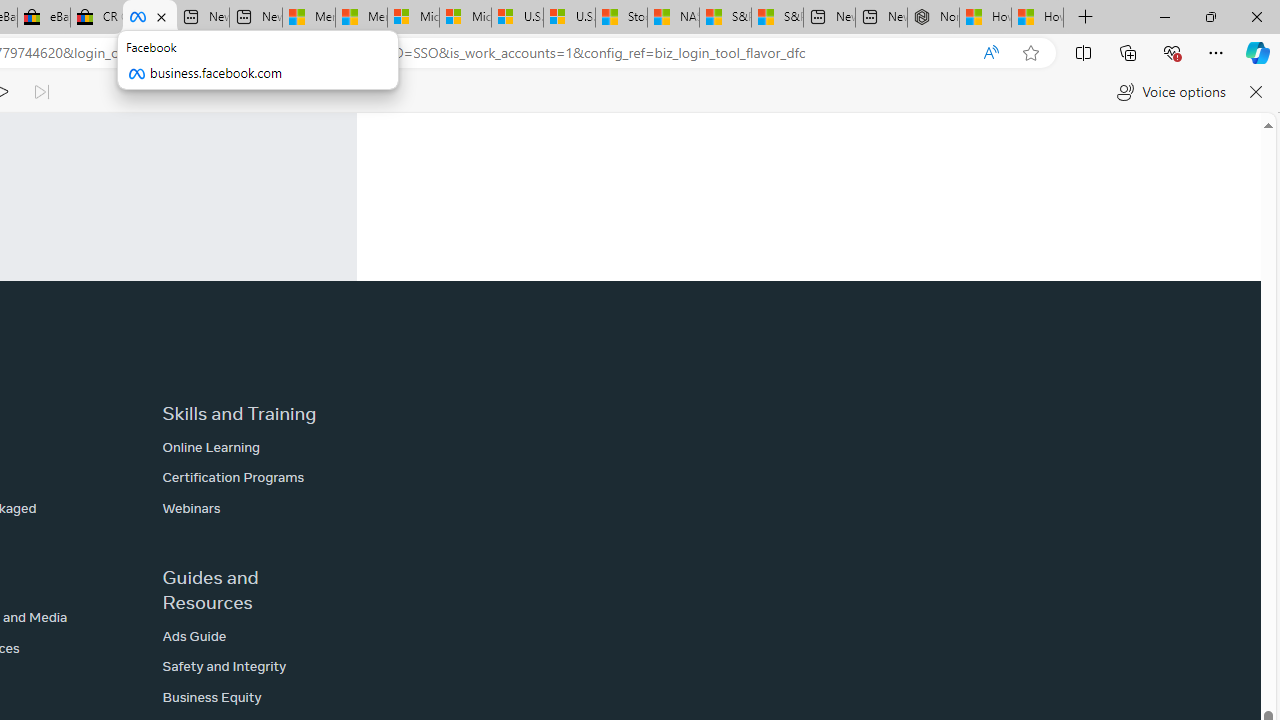 The image size is (1280, 720). Describe the element at coordinates (194, 636) in the screenshot. I see `'Ads Guide'` at that location.